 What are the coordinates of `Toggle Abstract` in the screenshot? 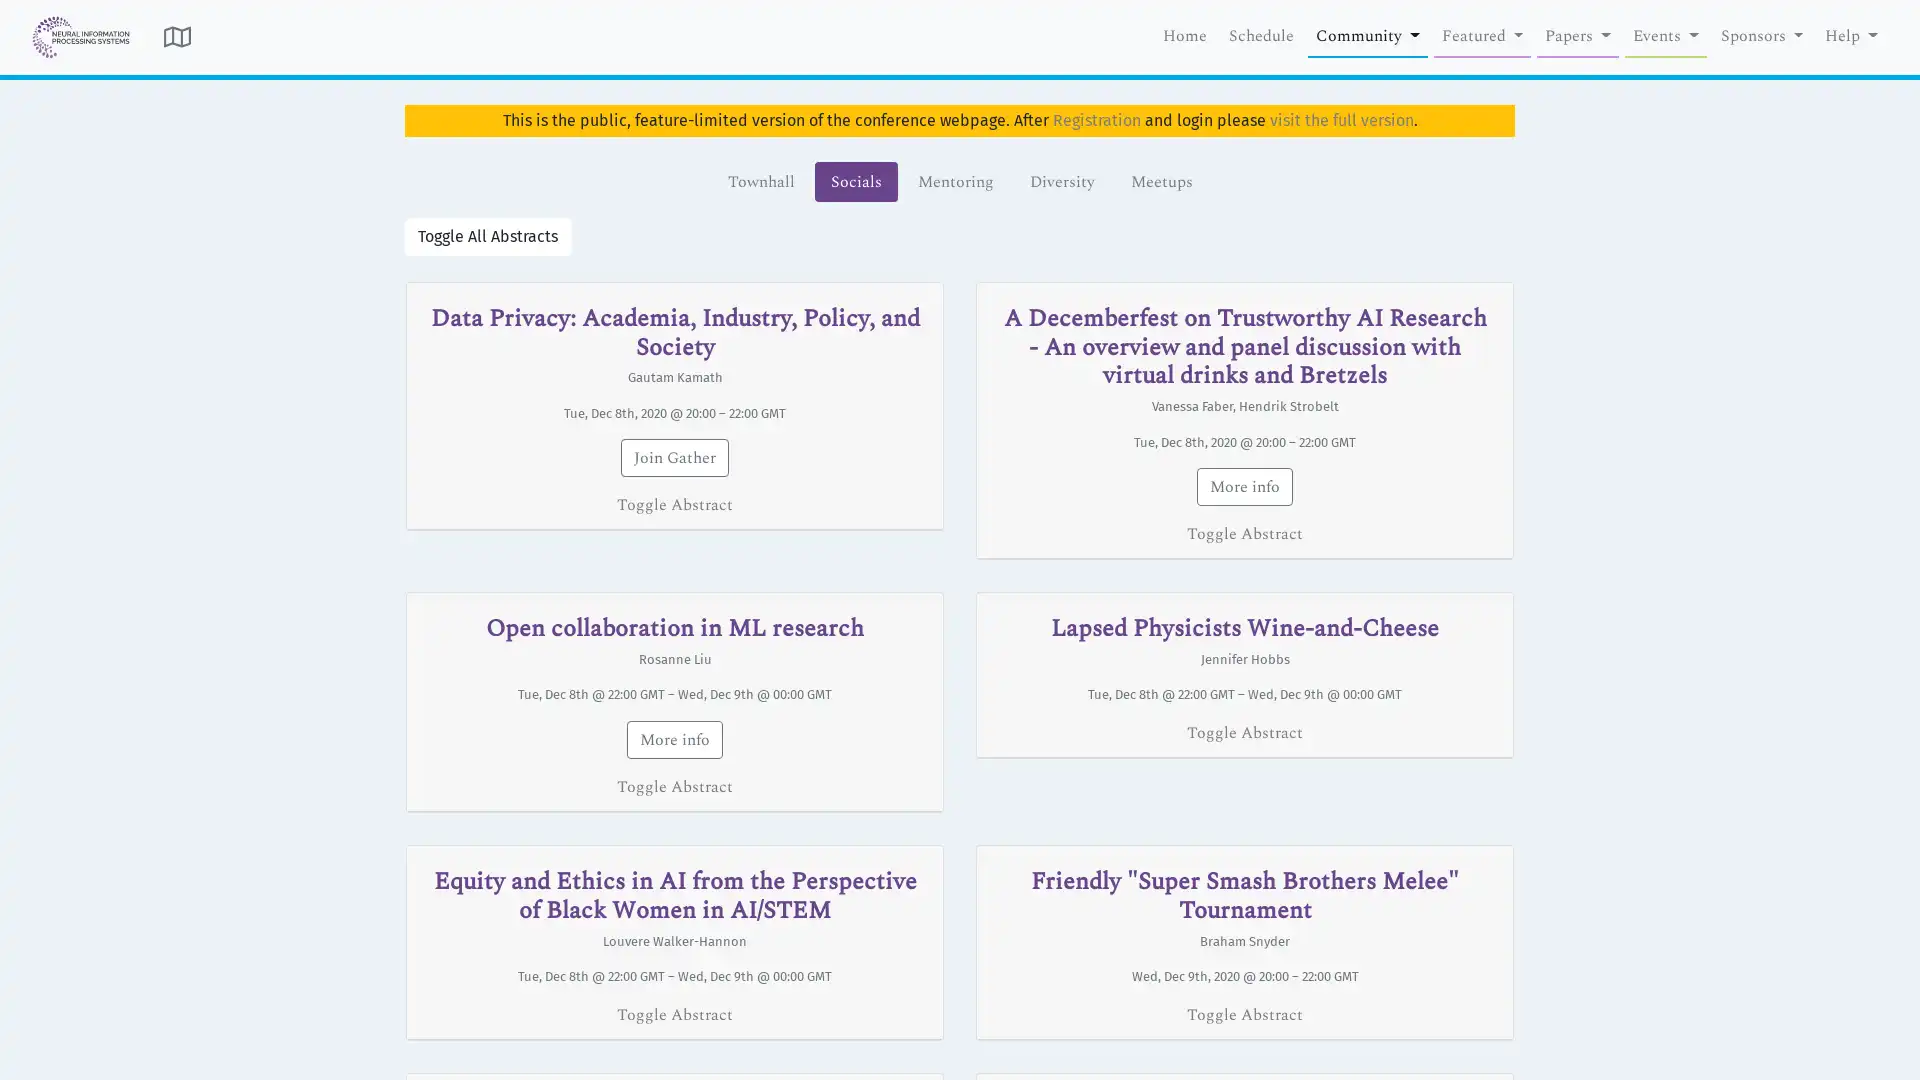 It's located at (675, 785).